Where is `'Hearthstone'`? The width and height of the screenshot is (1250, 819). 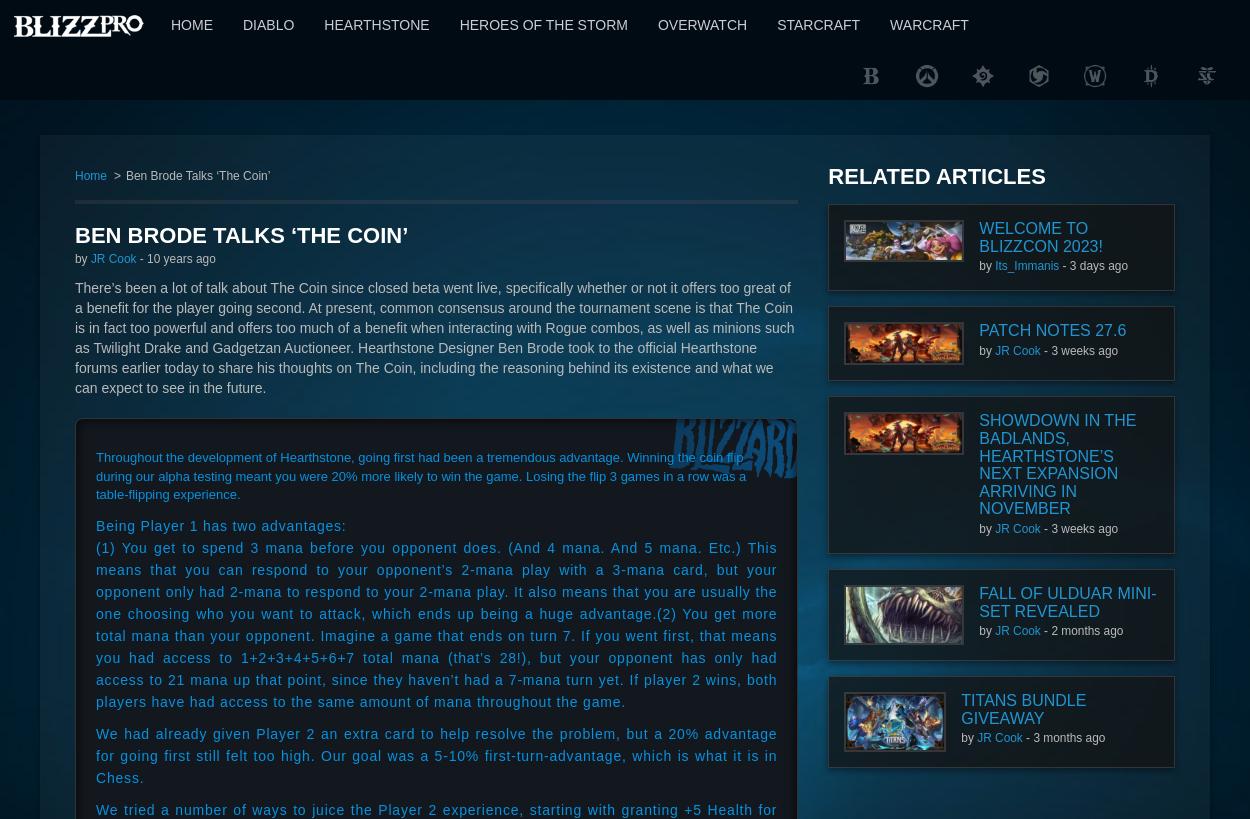 'Hearthstone' is located at coordinates (323, 23).